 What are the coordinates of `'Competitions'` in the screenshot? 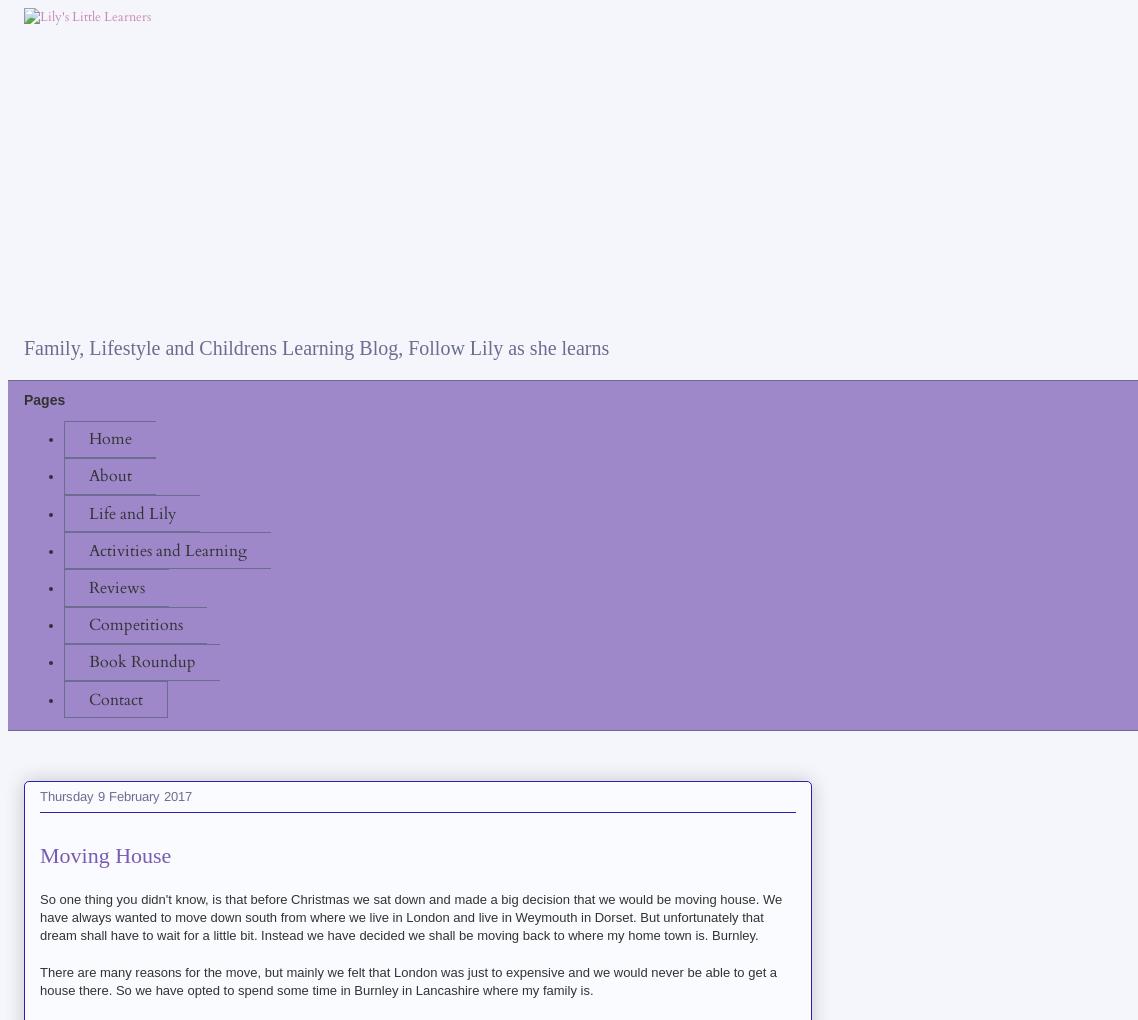 It's located at (135, 623).